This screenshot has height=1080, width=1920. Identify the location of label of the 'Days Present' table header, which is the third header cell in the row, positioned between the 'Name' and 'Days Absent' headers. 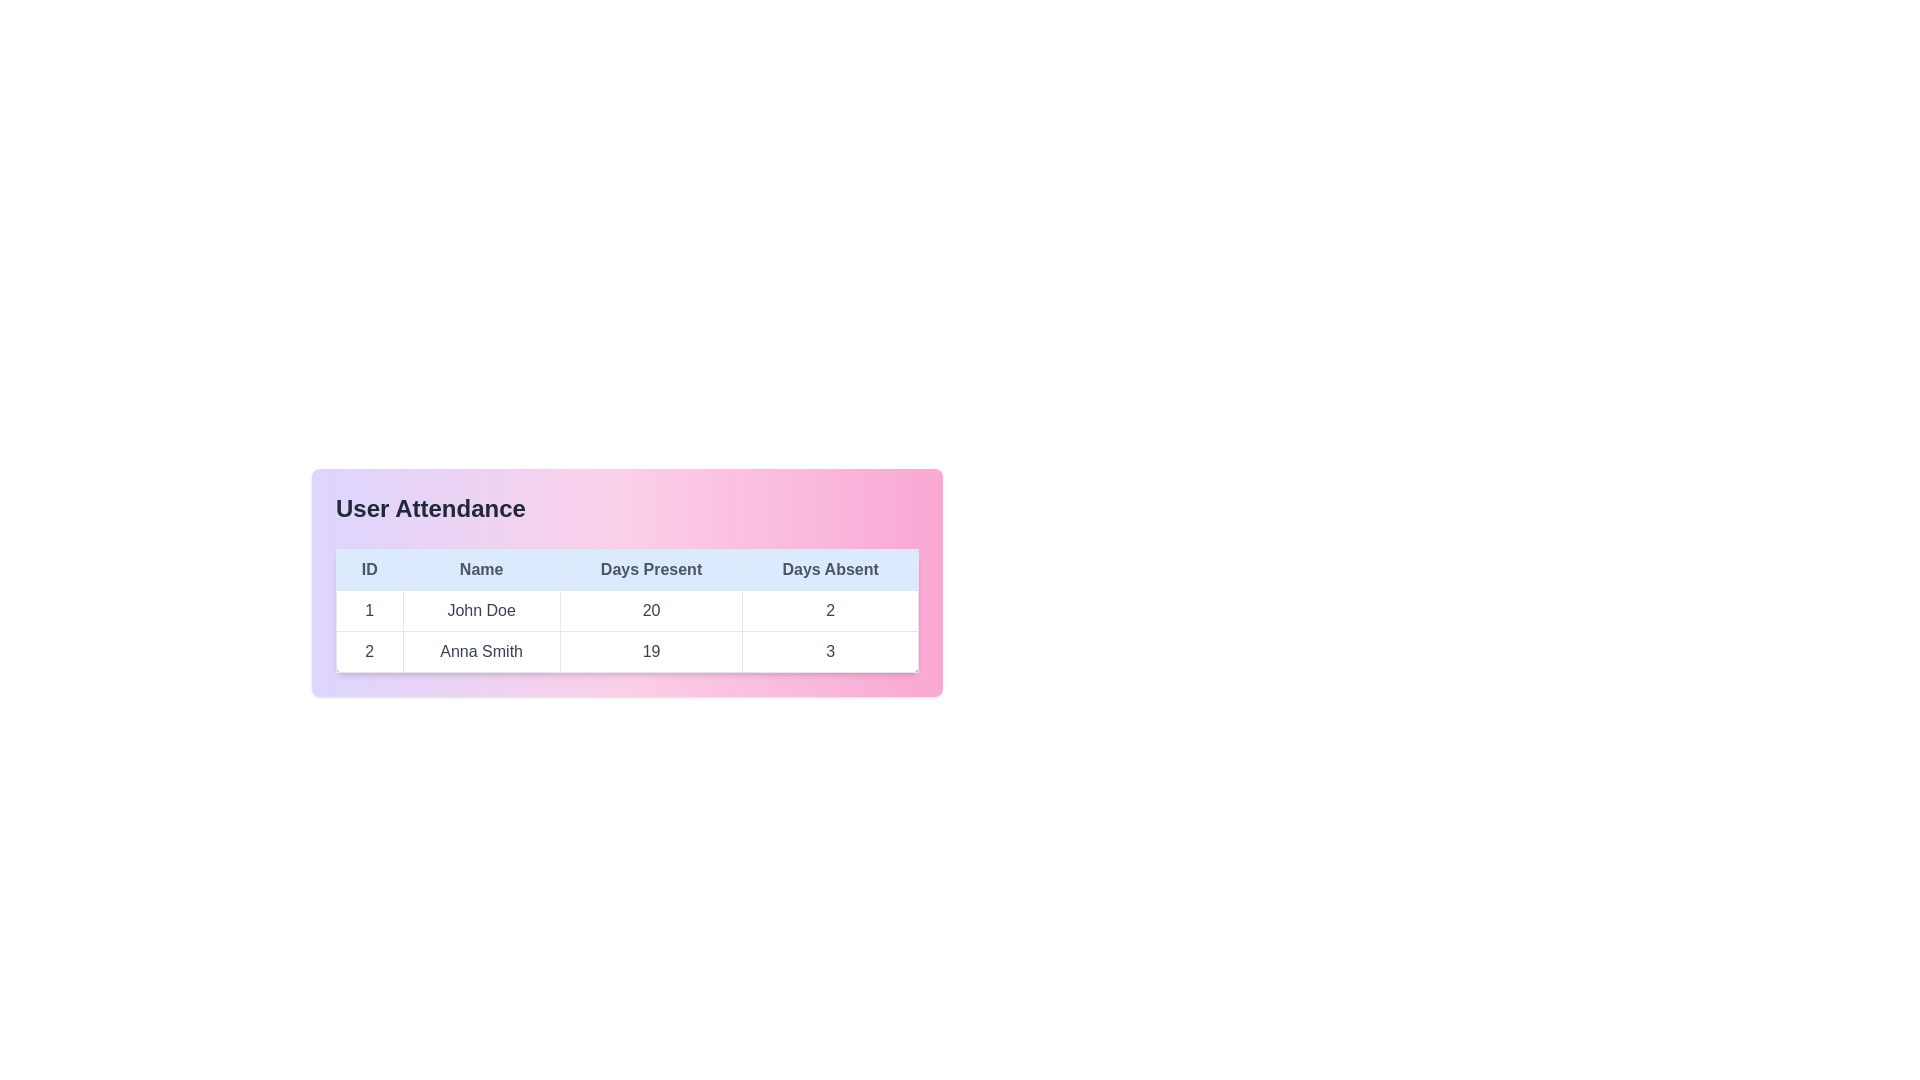
(651, 570).